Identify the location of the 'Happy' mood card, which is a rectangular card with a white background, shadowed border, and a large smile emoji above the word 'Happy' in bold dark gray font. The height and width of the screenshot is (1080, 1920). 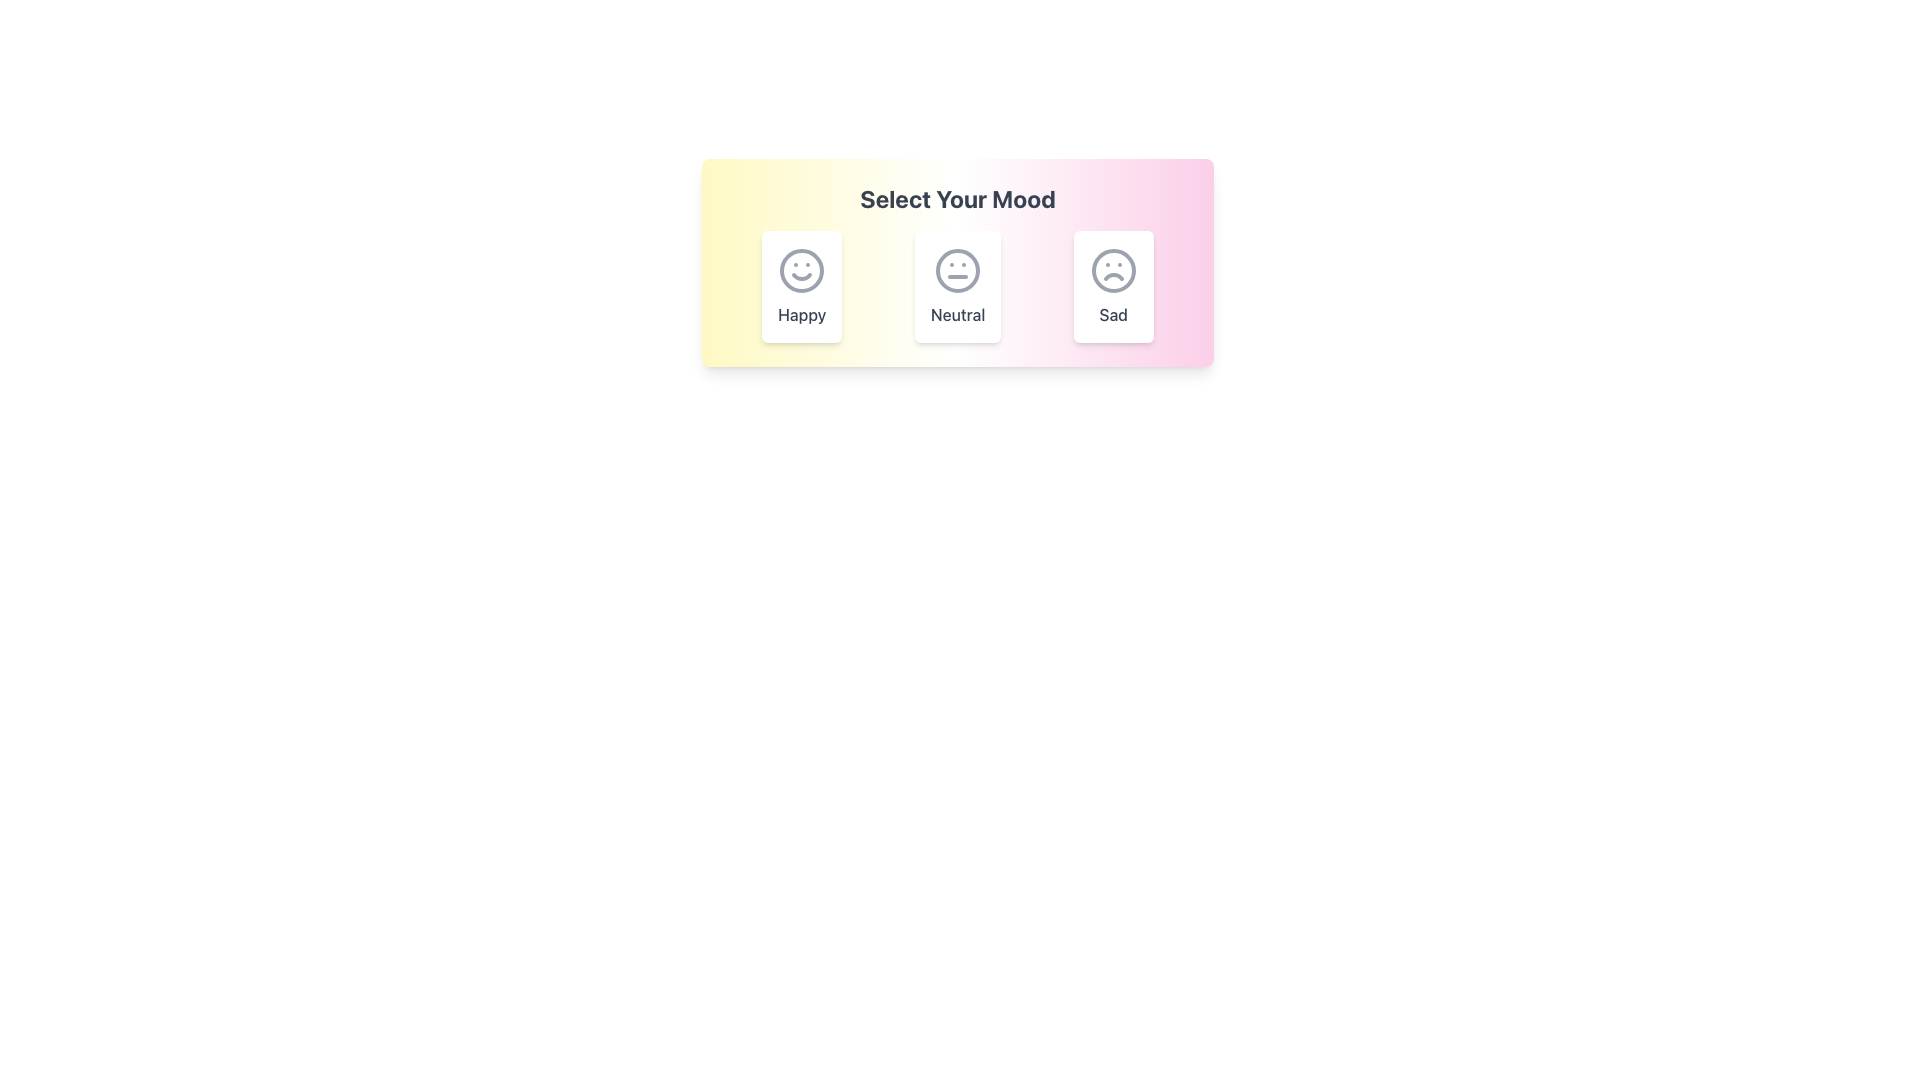
(801, 286).